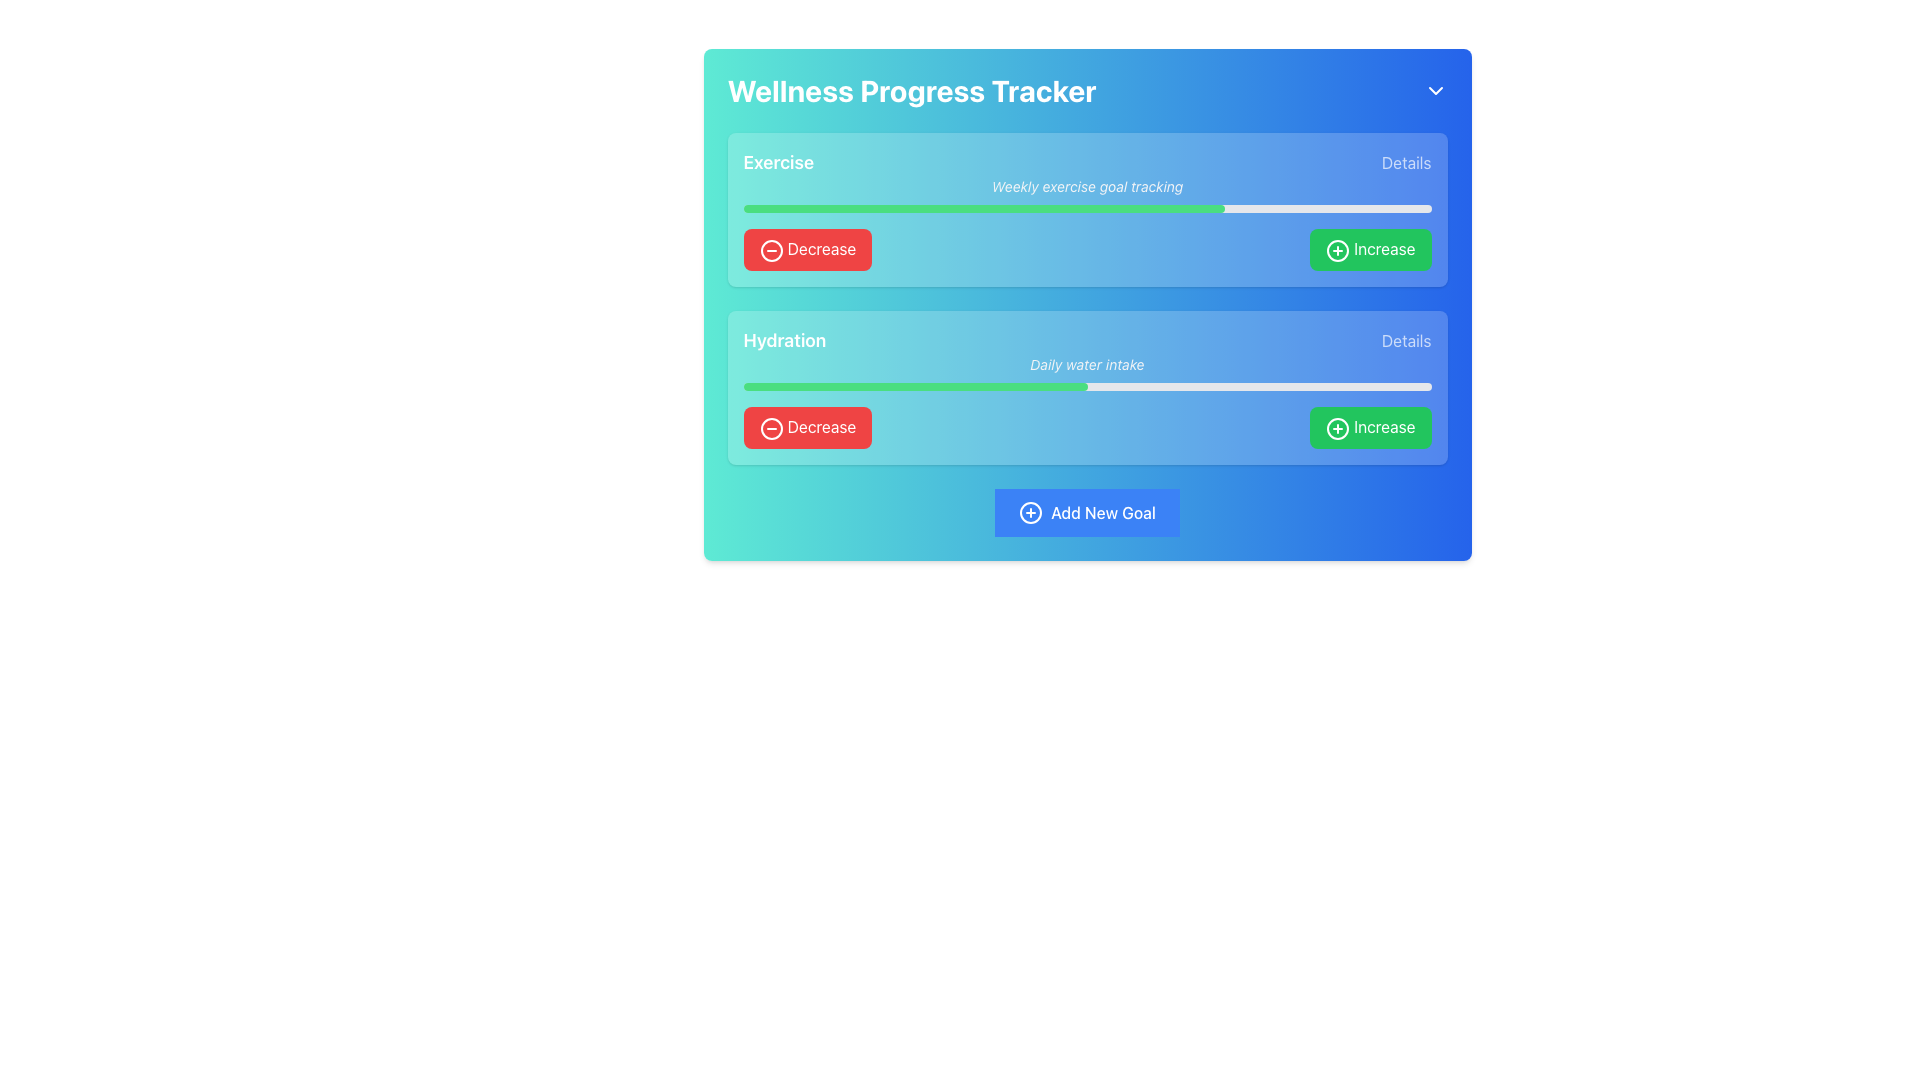 This screenshot has width=1920, height=1080. I want to click on the small italicized text label that reads 'Weekly exercise goal tracking', which is styled in gray and located in the center of the exercise goal section card, so click(1086, 186).